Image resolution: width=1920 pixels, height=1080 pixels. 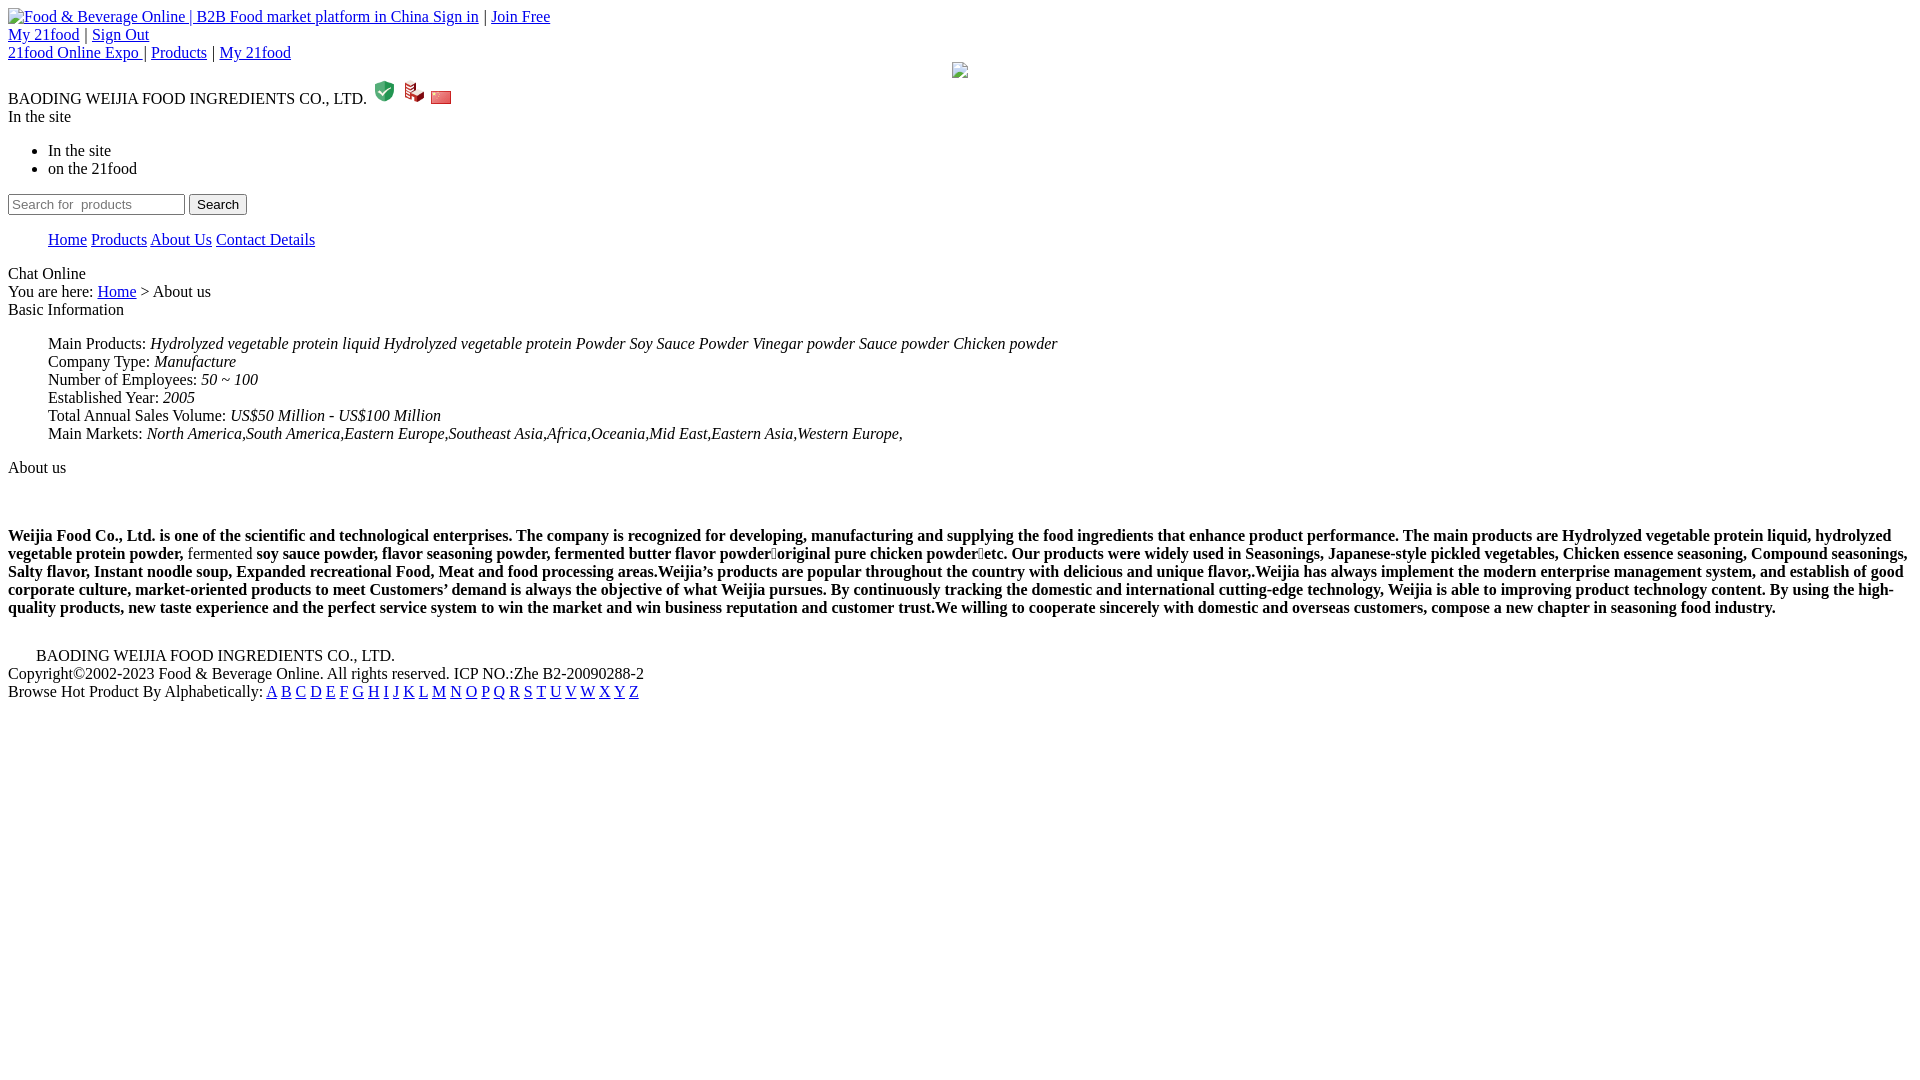 What do you see at coordinates (331, 690) in the screenshot?
I see `'E'` at bounding box center [331, 690].